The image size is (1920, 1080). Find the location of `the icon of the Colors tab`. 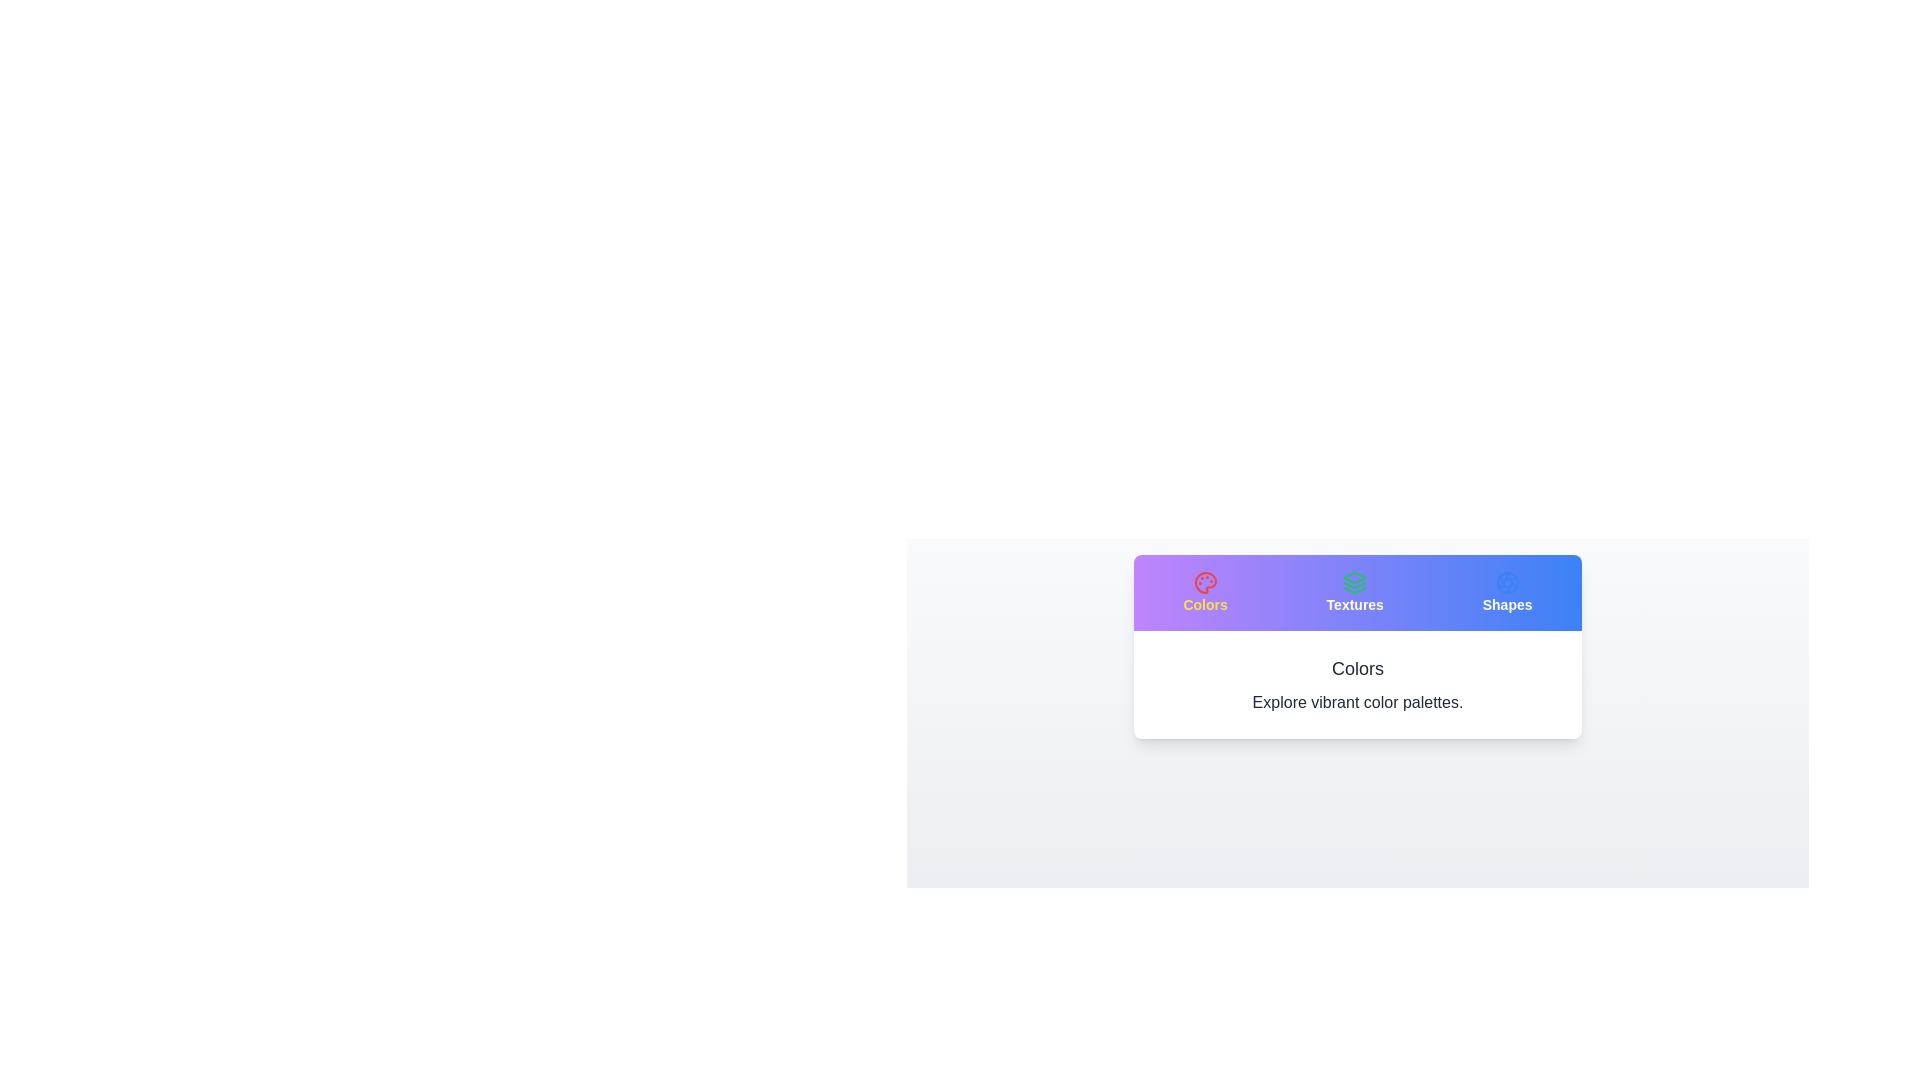

the icon of the Colors tab is located at coordinates (1204, 592).